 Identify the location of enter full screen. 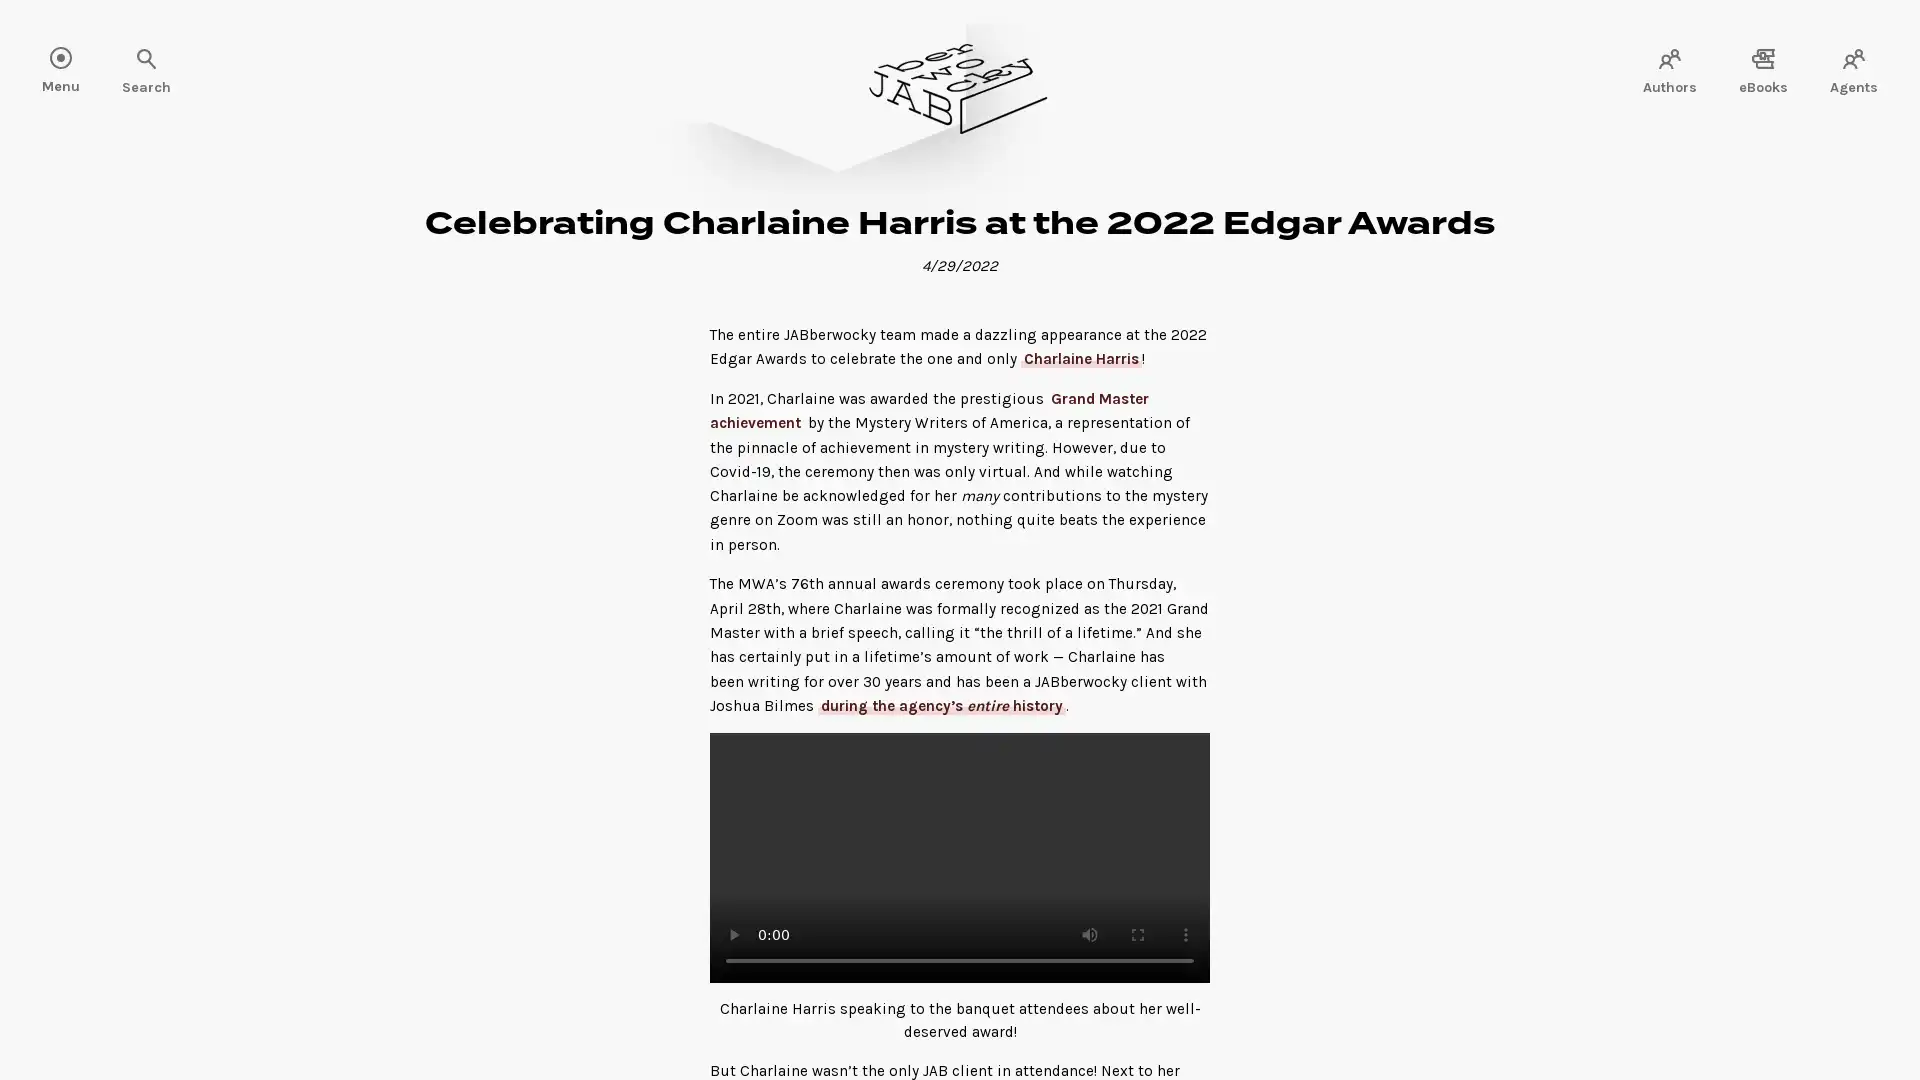
(1137, 934).